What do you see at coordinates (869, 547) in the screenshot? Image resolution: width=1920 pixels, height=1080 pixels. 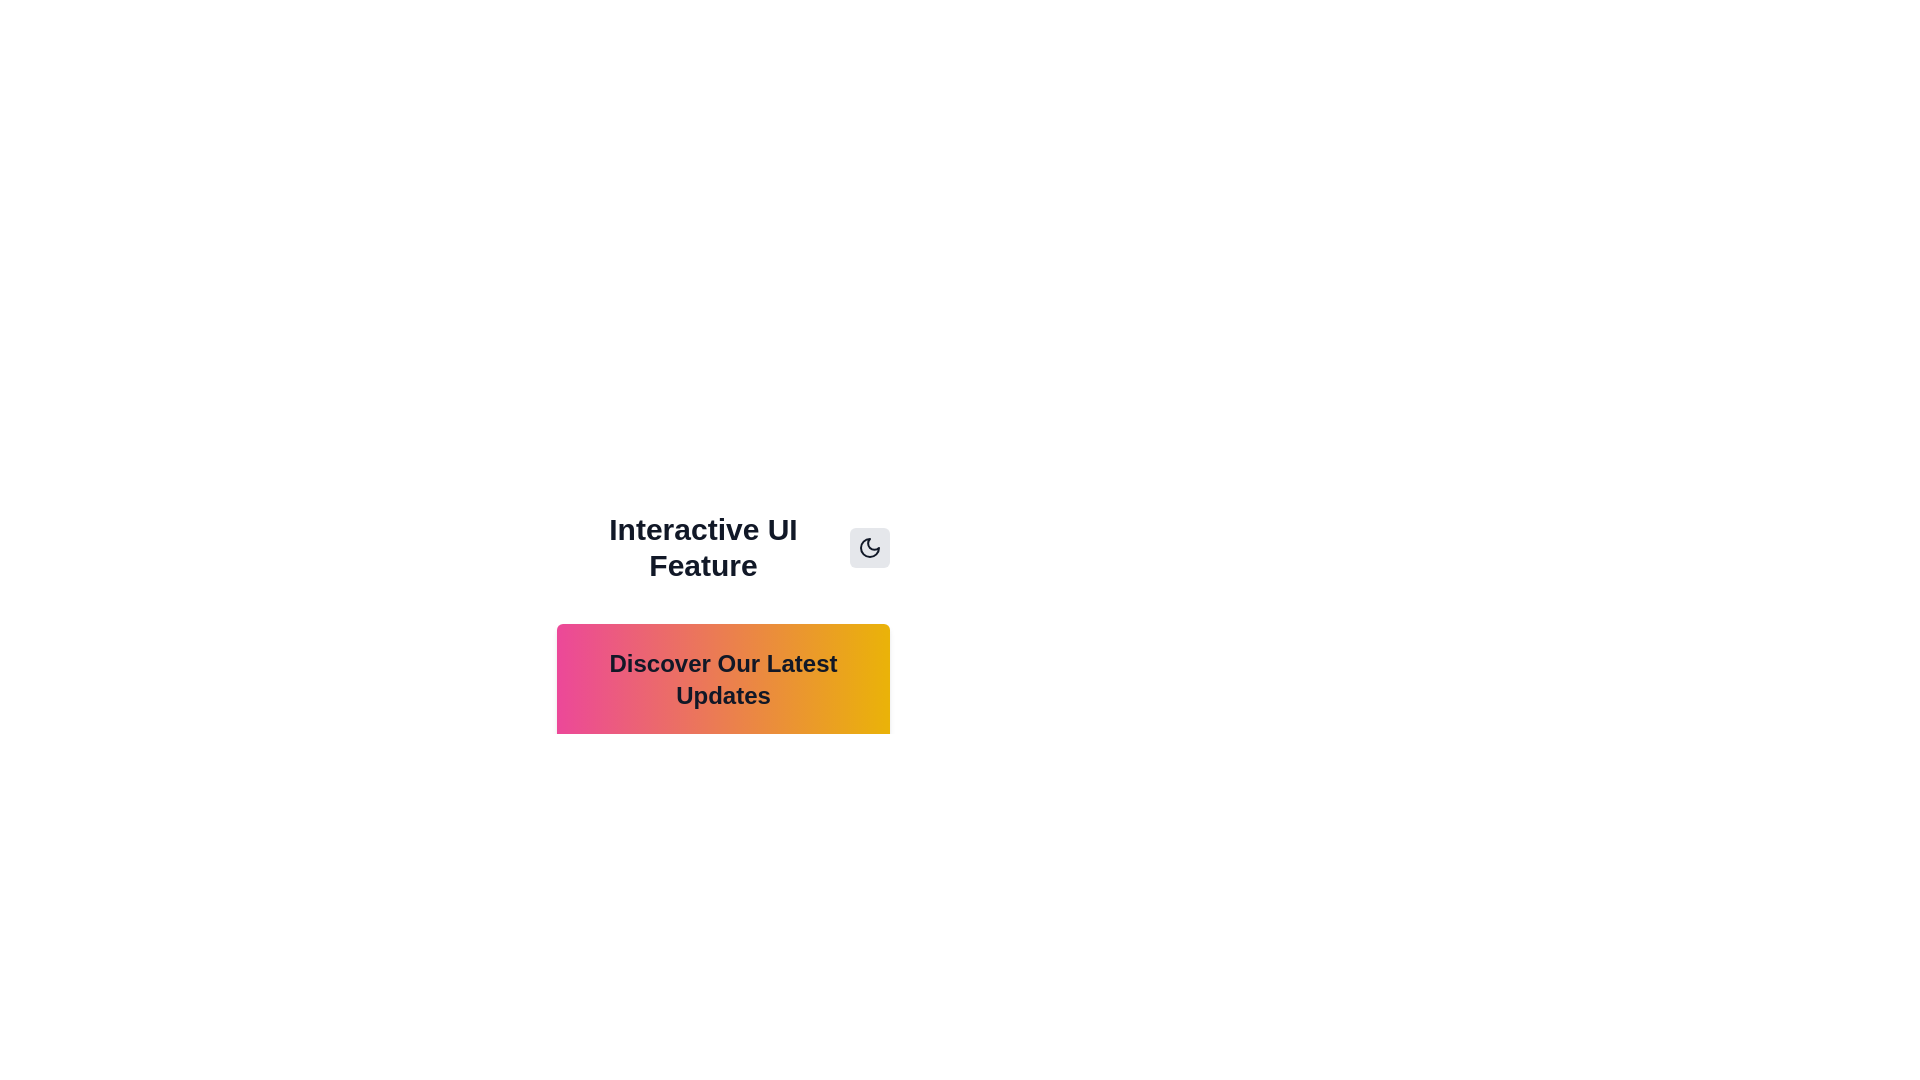 I see `the moon icon located at the top-right side of the 'Interactive UI Feature' label, which indicates the toggle for night mode` at bounding box center [869, 547].